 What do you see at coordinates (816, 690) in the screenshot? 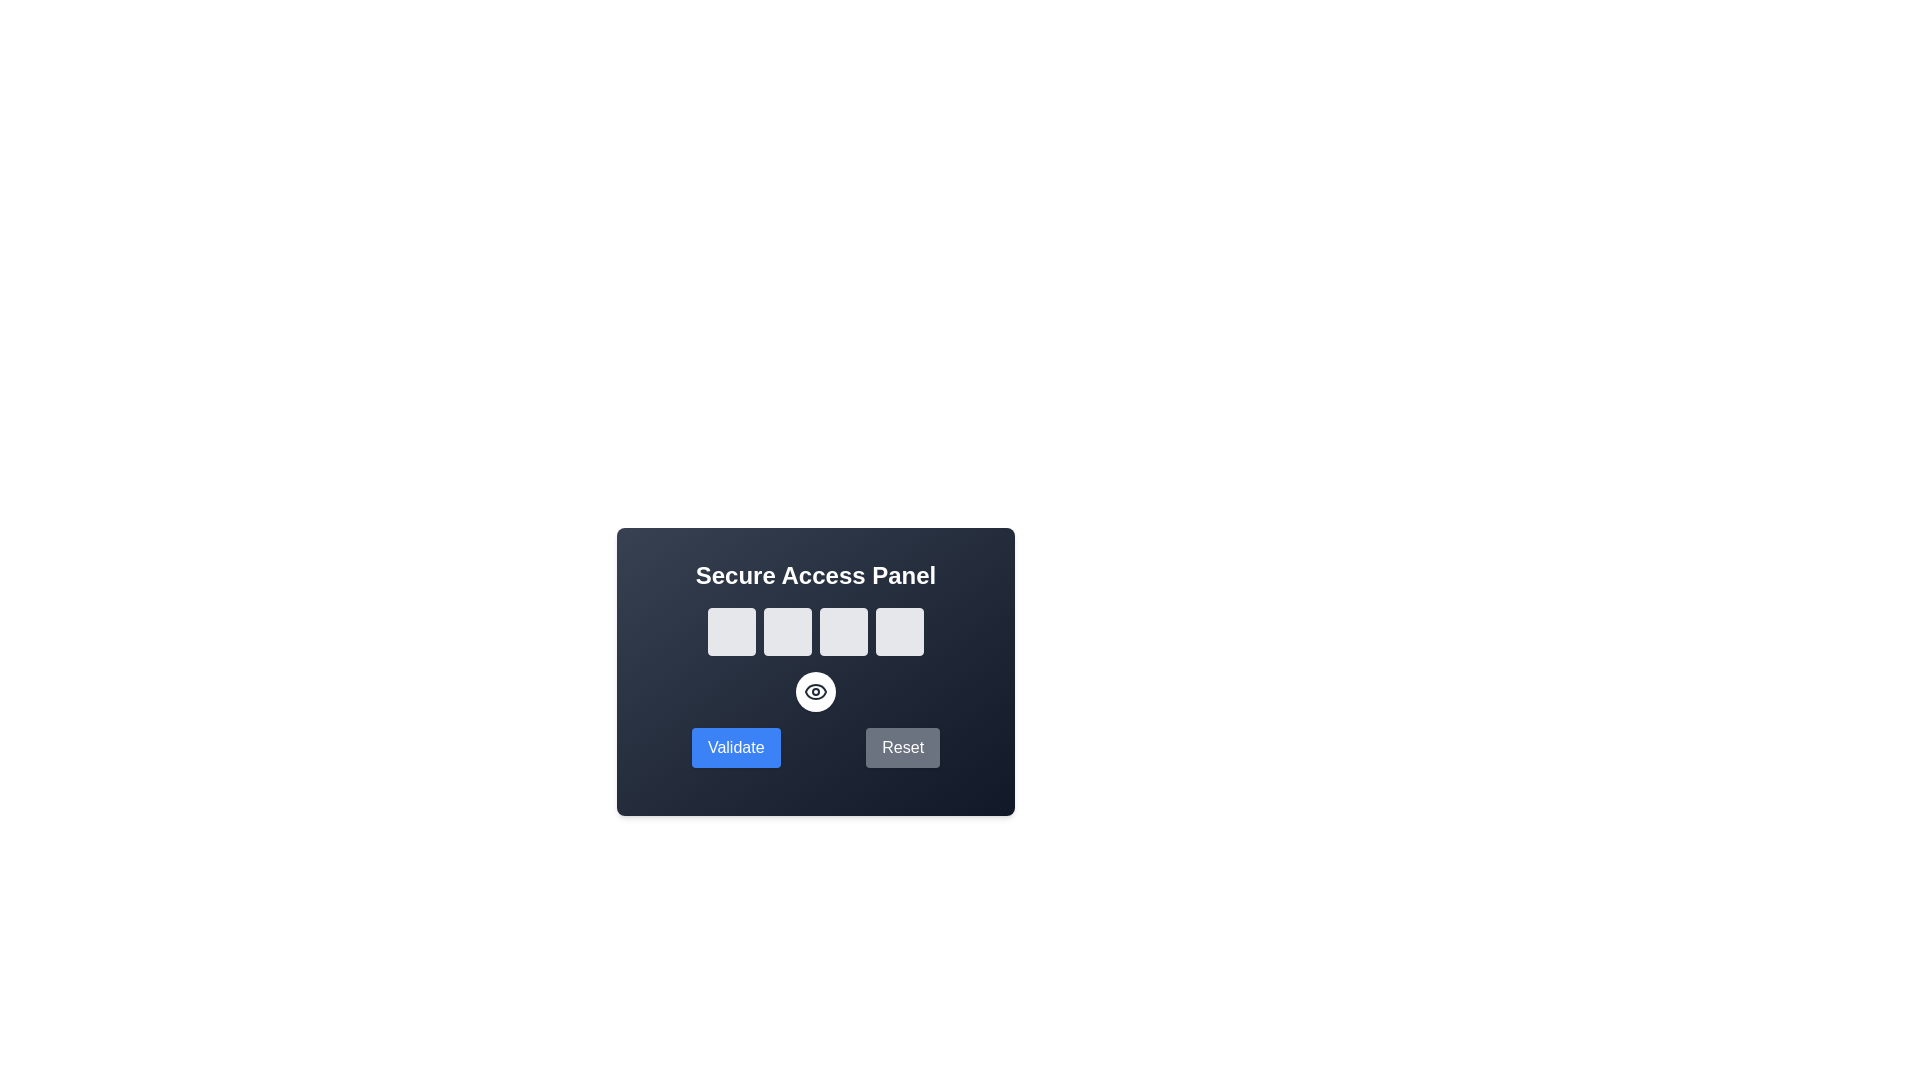
I see `the icon button located beneath the 'Secure Access Panel' input fields` at bounding box center [816, 690].